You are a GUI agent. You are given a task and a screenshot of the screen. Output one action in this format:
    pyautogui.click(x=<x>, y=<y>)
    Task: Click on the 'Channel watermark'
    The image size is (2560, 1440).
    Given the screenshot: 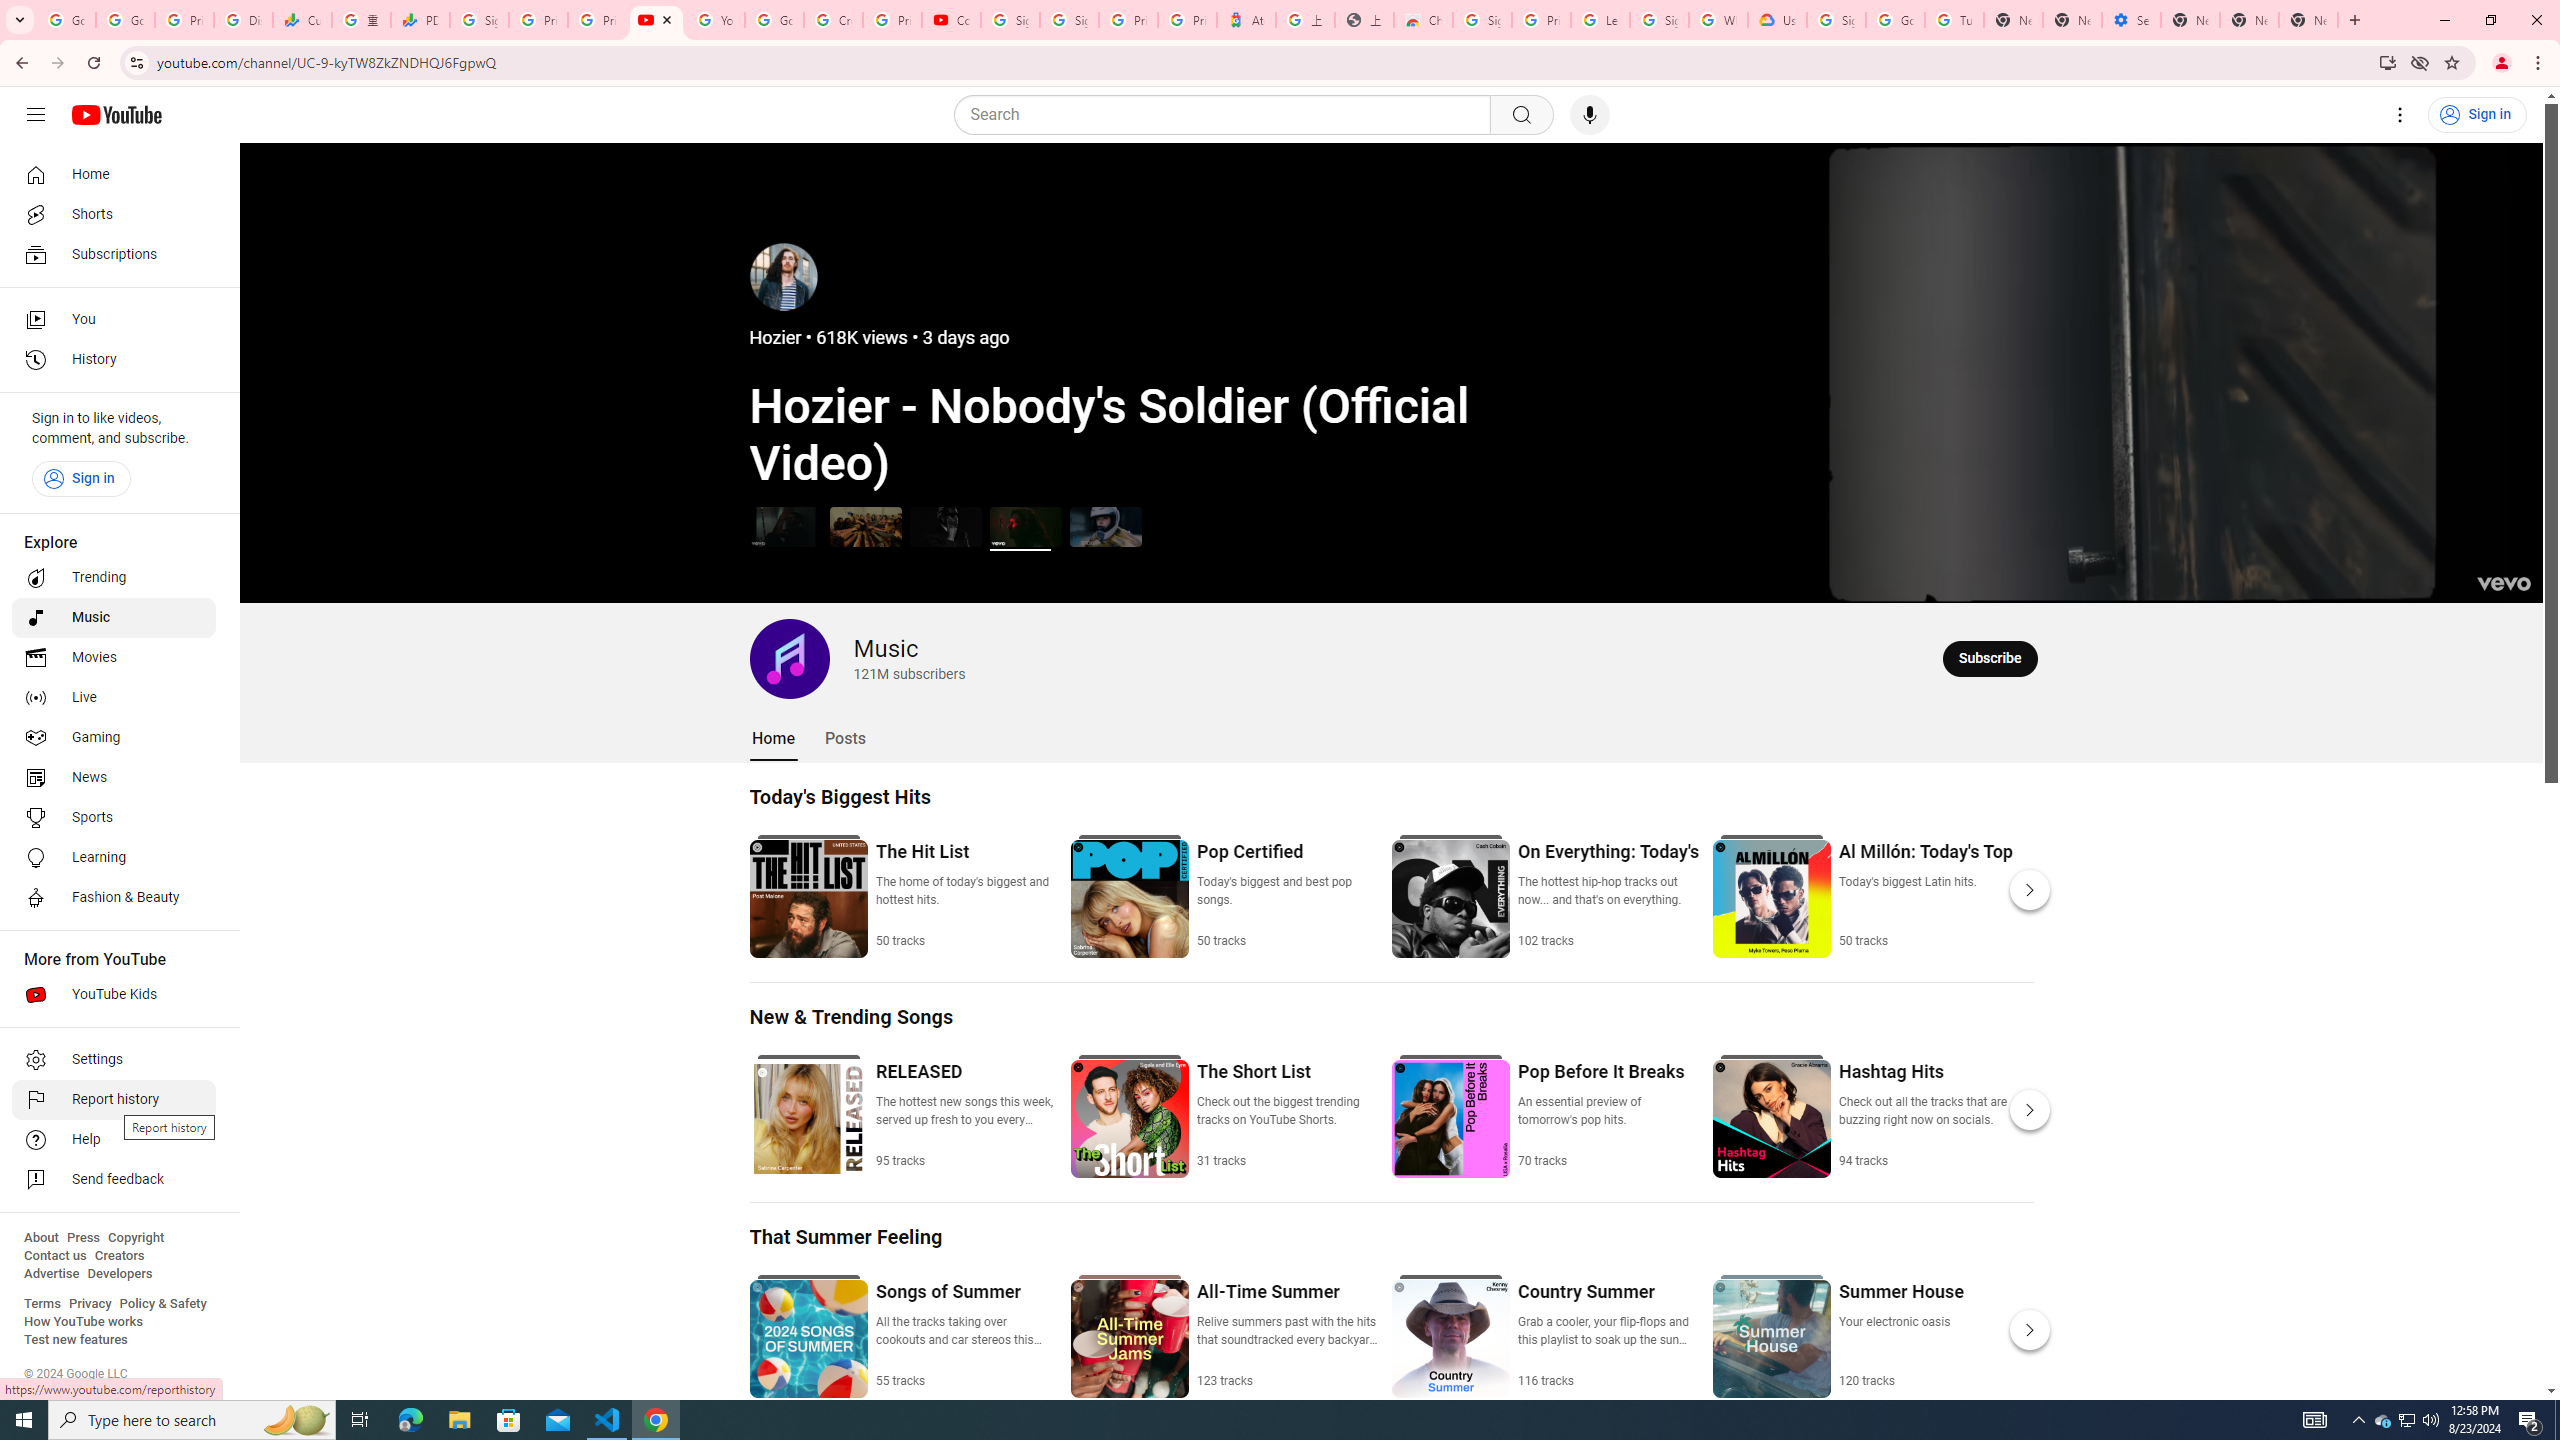 What is the action you would take?
    pyautogui.click(x=2503, y=582)
    